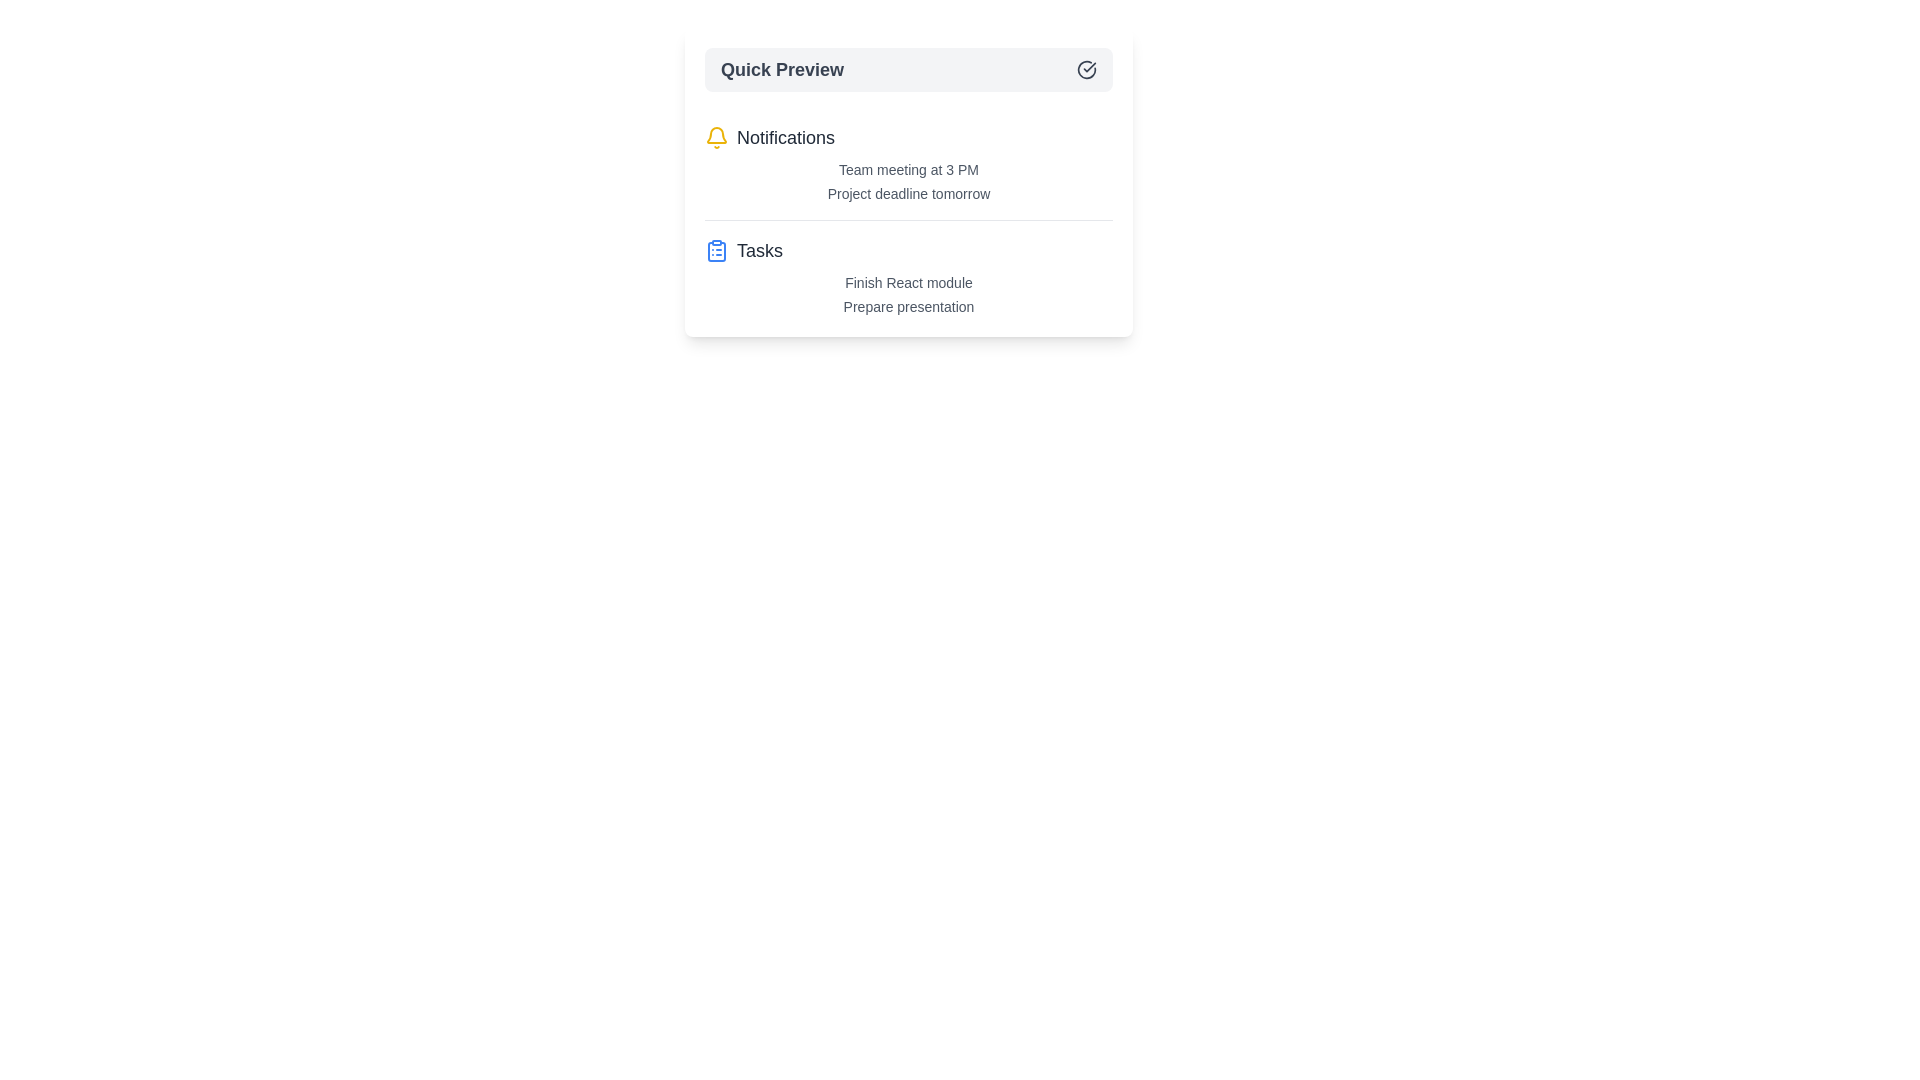 This screenshot has height=1080, width=1920. I want to click on the Quick Preview button to toggle the menu visibility, so click(907, 68).